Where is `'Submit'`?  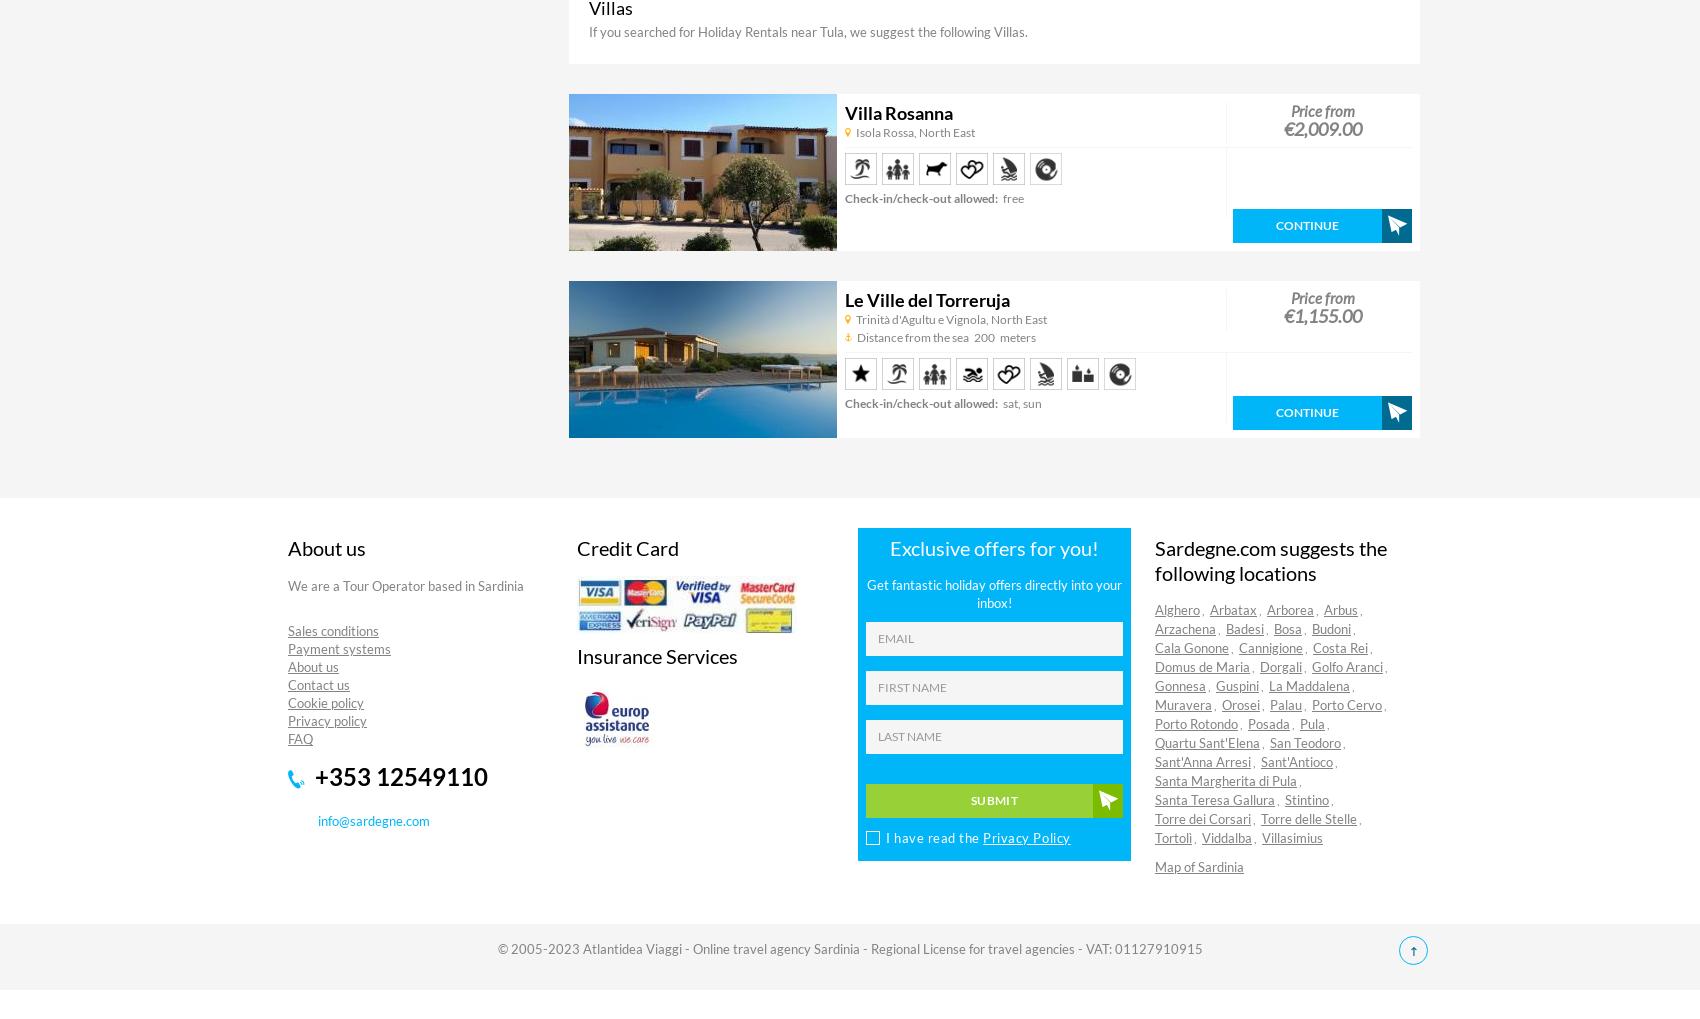 'Submit' is located at coordinates (992, 799).